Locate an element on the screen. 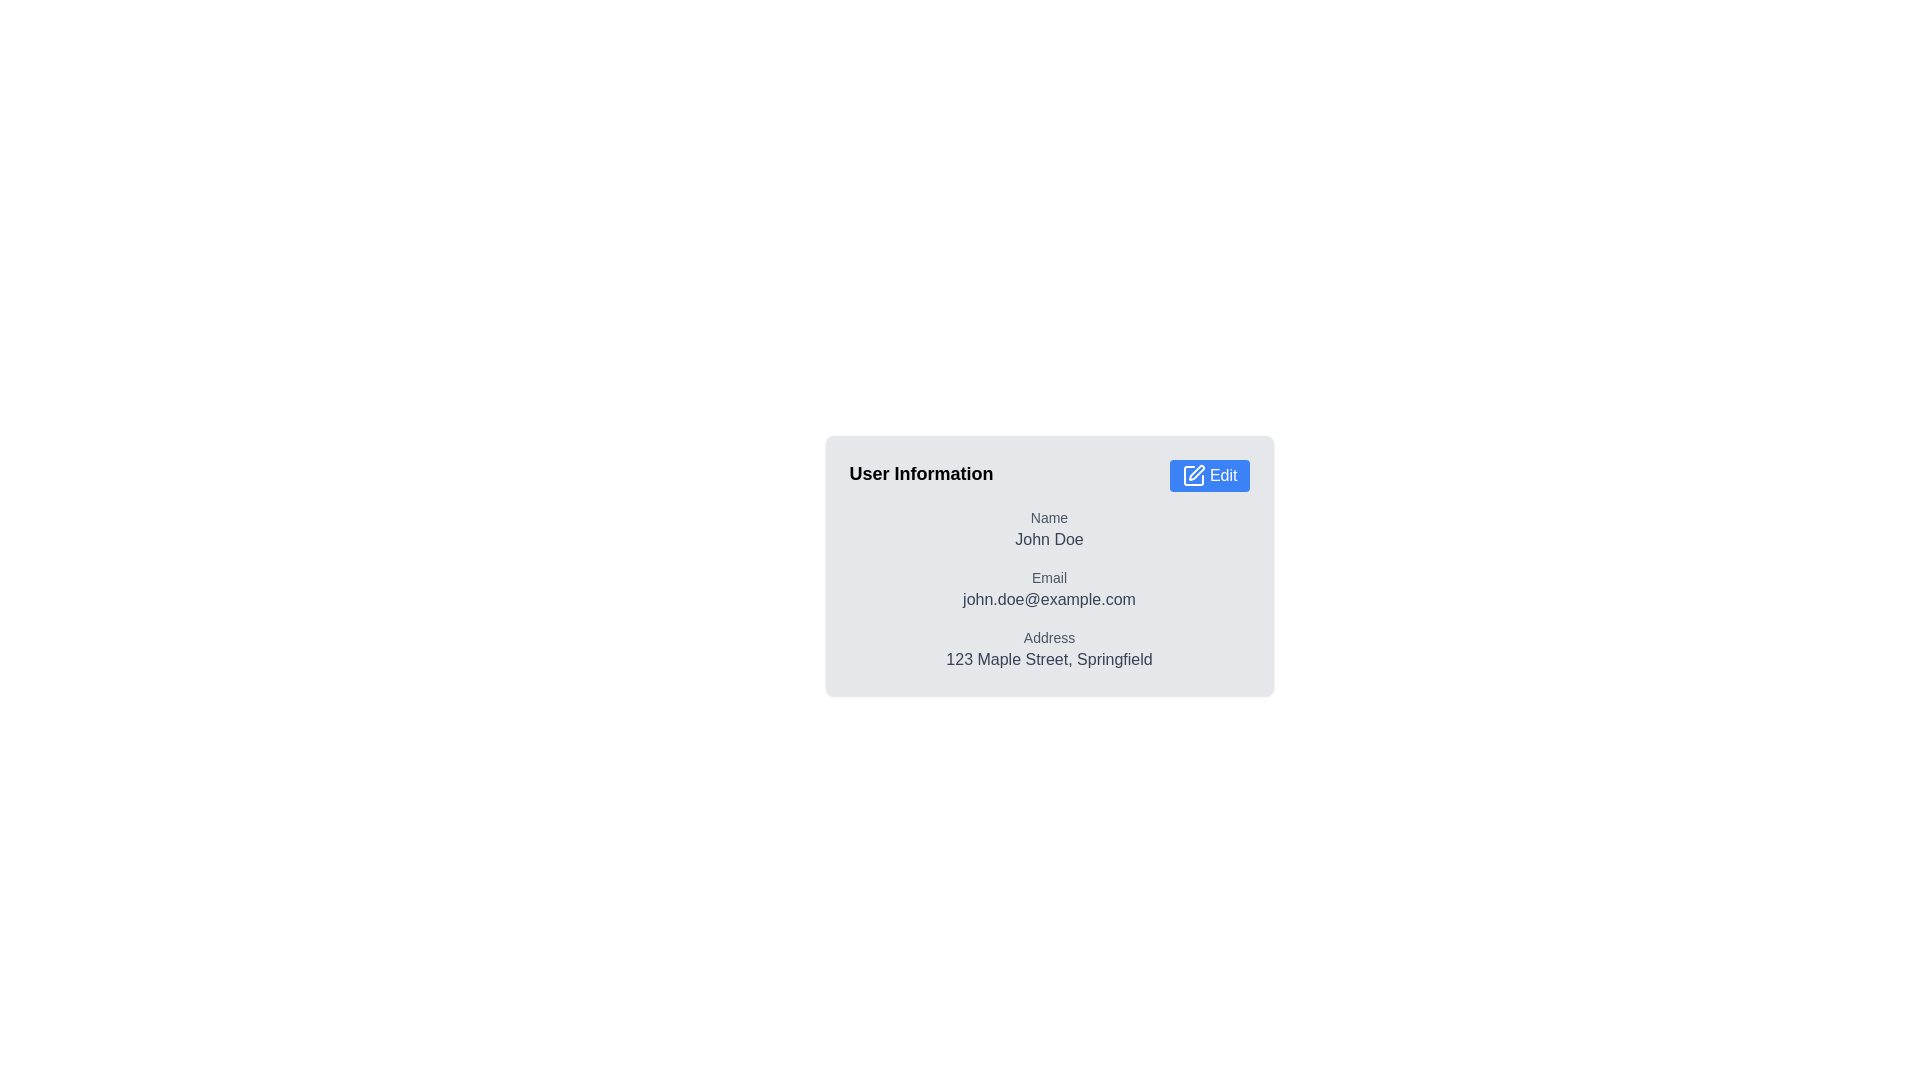  the pen icon located within the 'Edit' button on the top-right corner of the 'User Information' card is located at coordinates (1196, 473).